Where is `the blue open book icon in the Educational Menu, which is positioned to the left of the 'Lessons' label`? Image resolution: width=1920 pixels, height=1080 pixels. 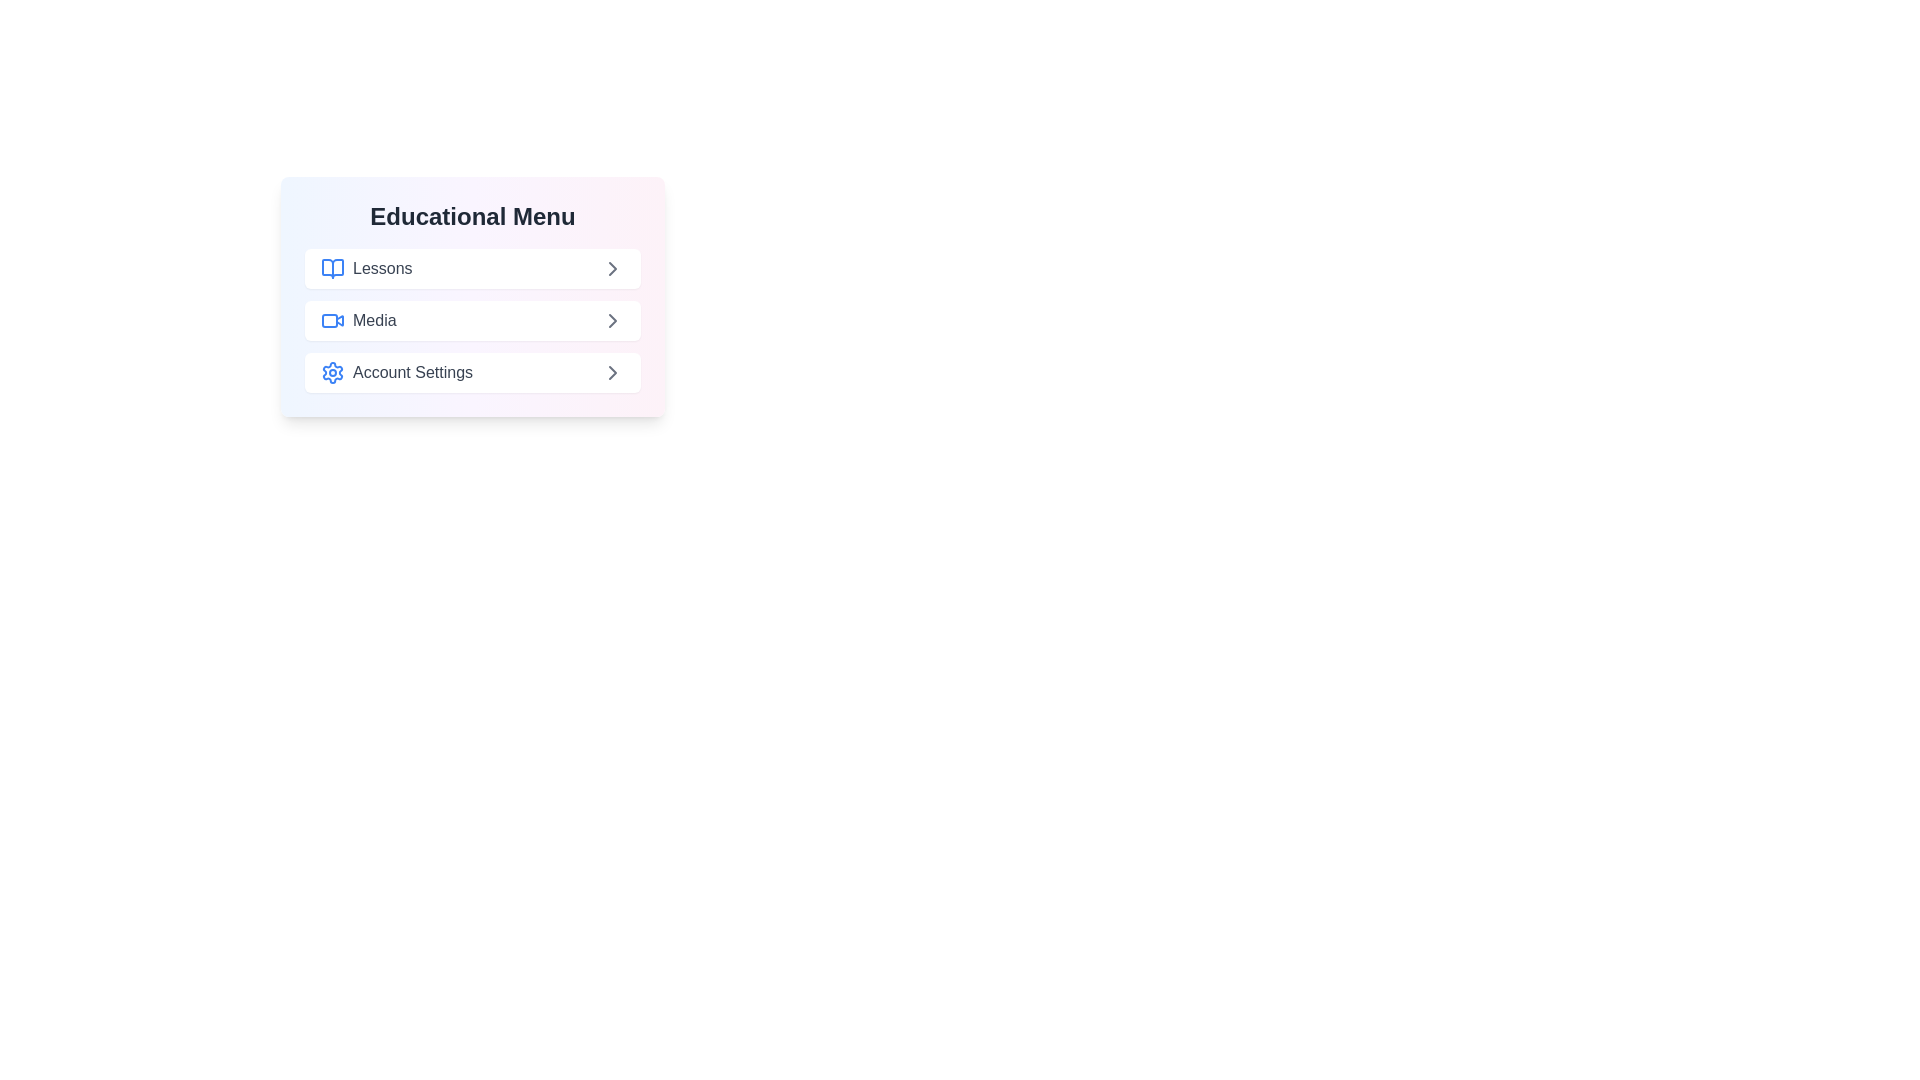
the blue open book icon in the Educational Menu, which is positioned to the left of the 'Lessons' label is located at coordinates (332, 268).